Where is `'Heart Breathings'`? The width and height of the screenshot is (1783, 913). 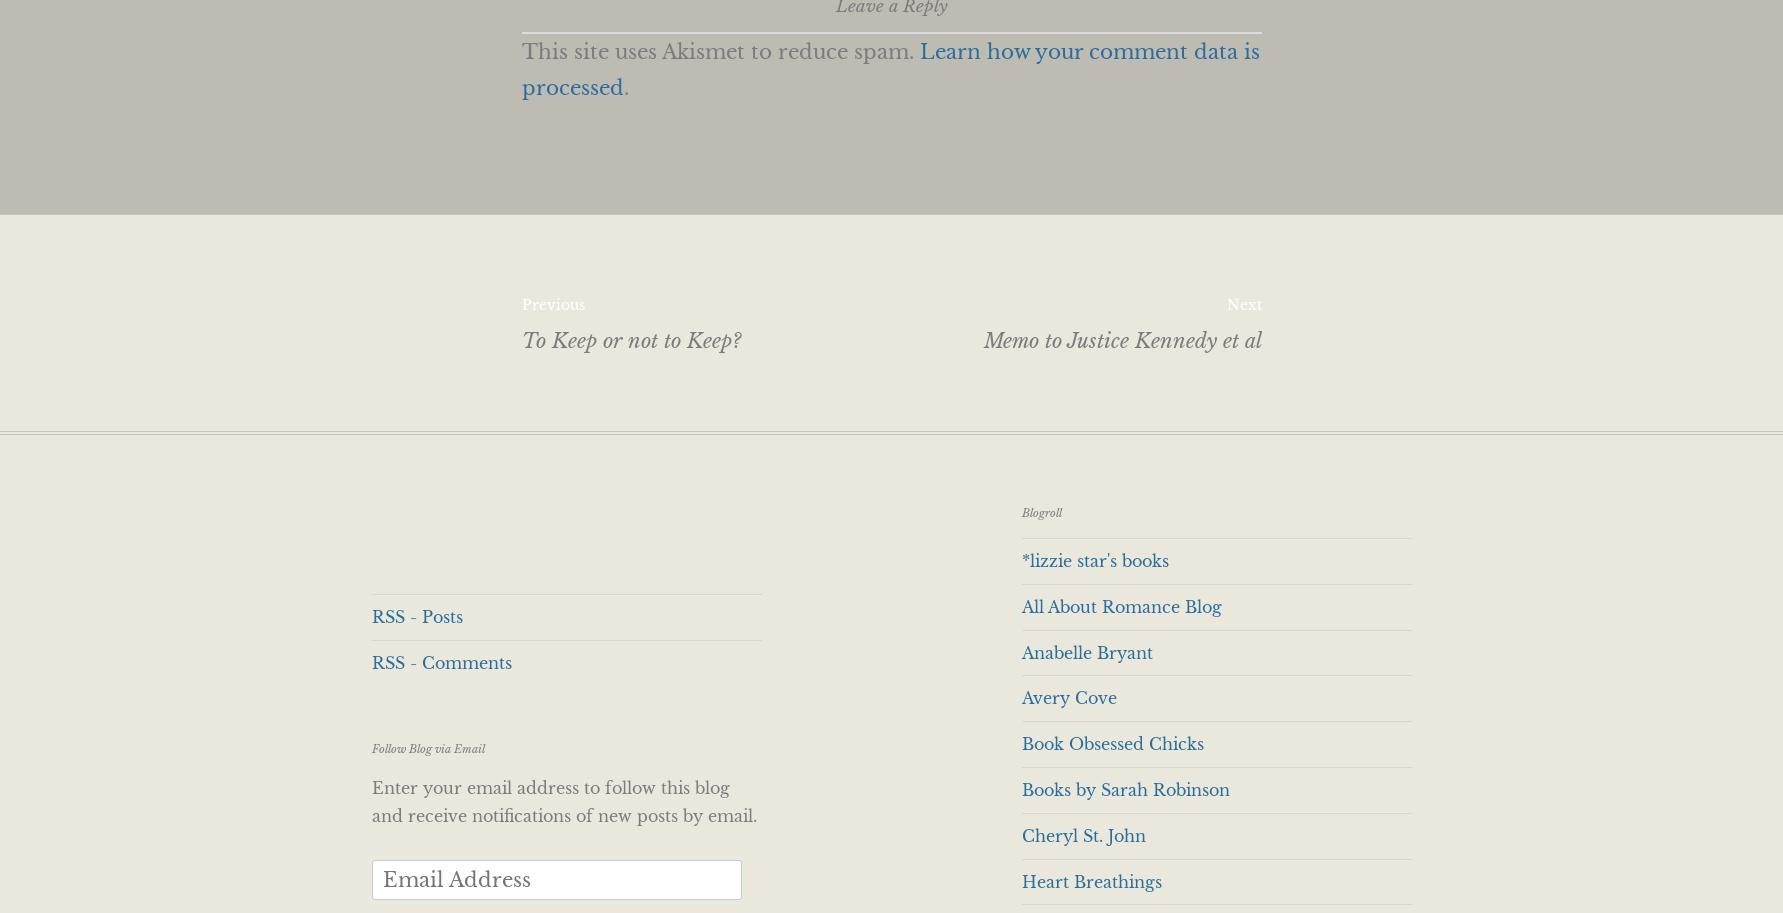 'Heart Breathings' is located at coordinates (1090, 880).